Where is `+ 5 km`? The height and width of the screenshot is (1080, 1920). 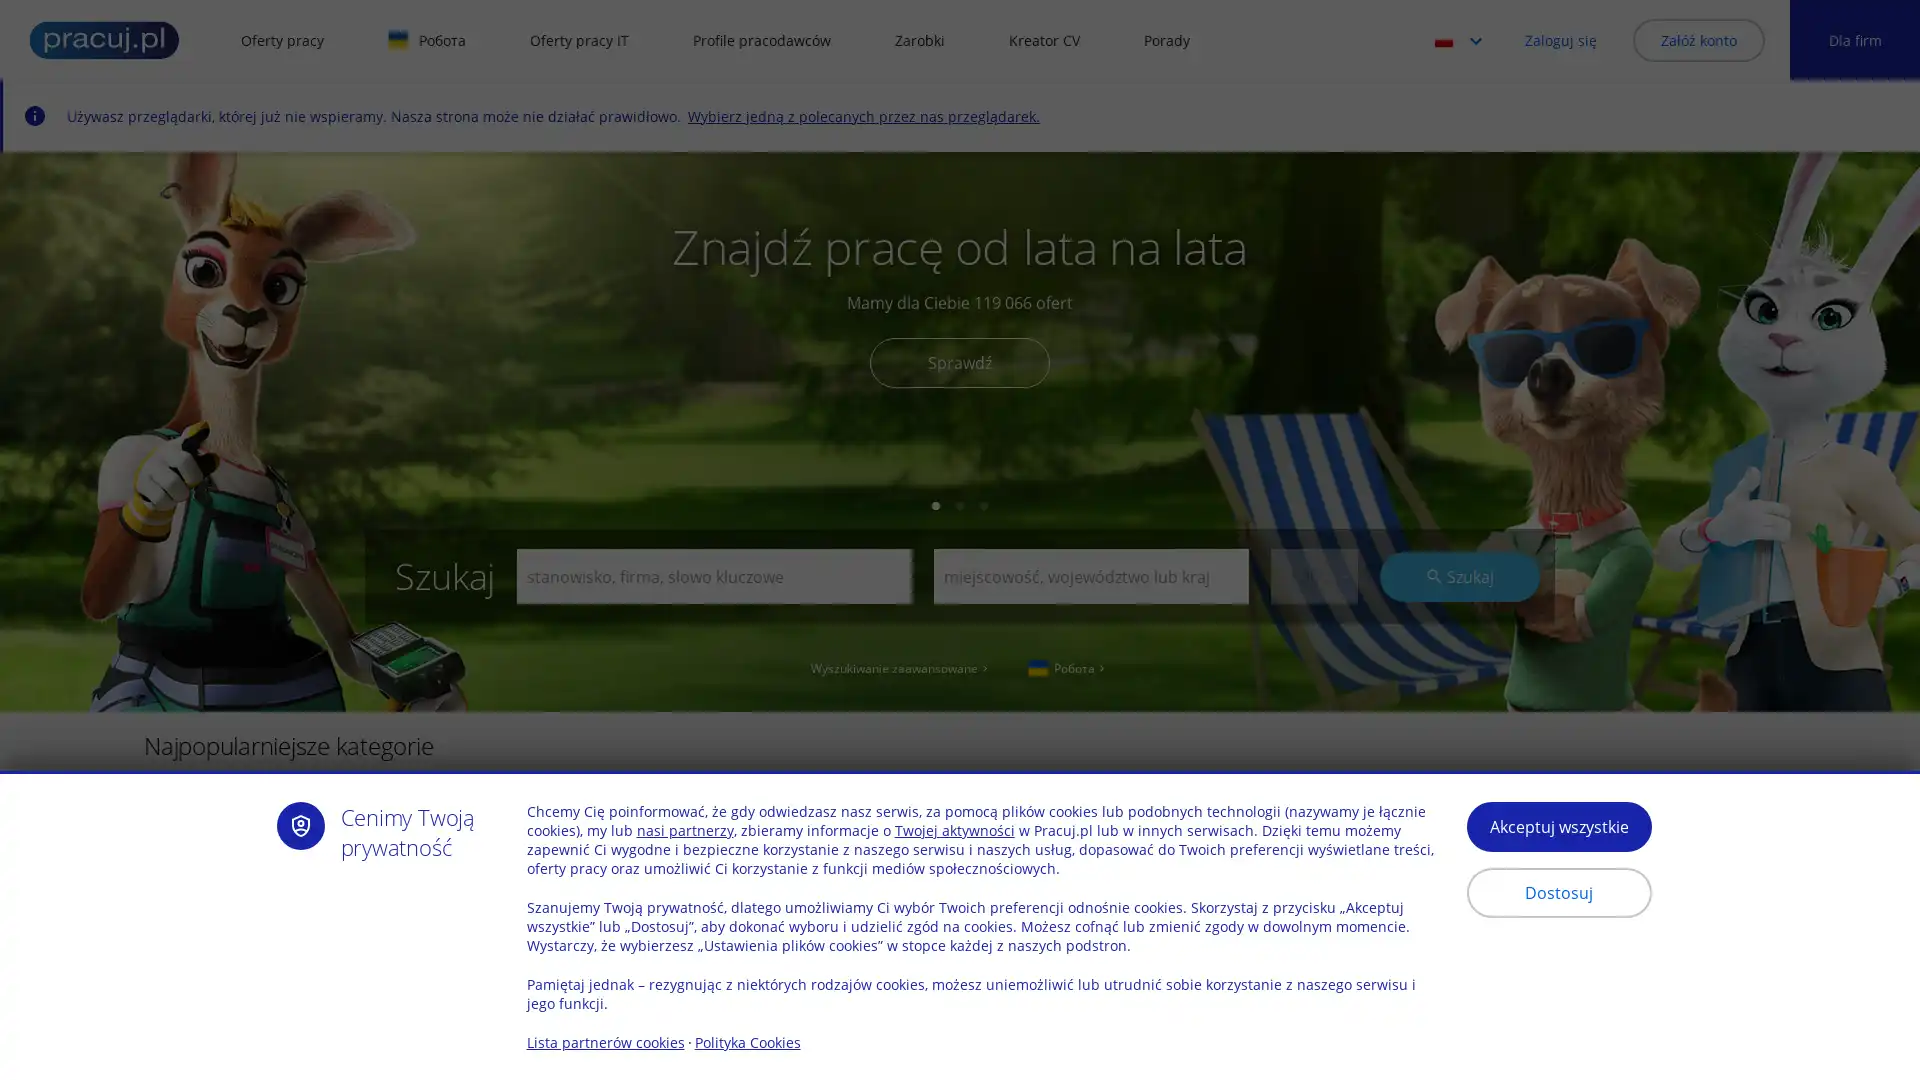
+ 5 km is located at coordinates (1313, 648).